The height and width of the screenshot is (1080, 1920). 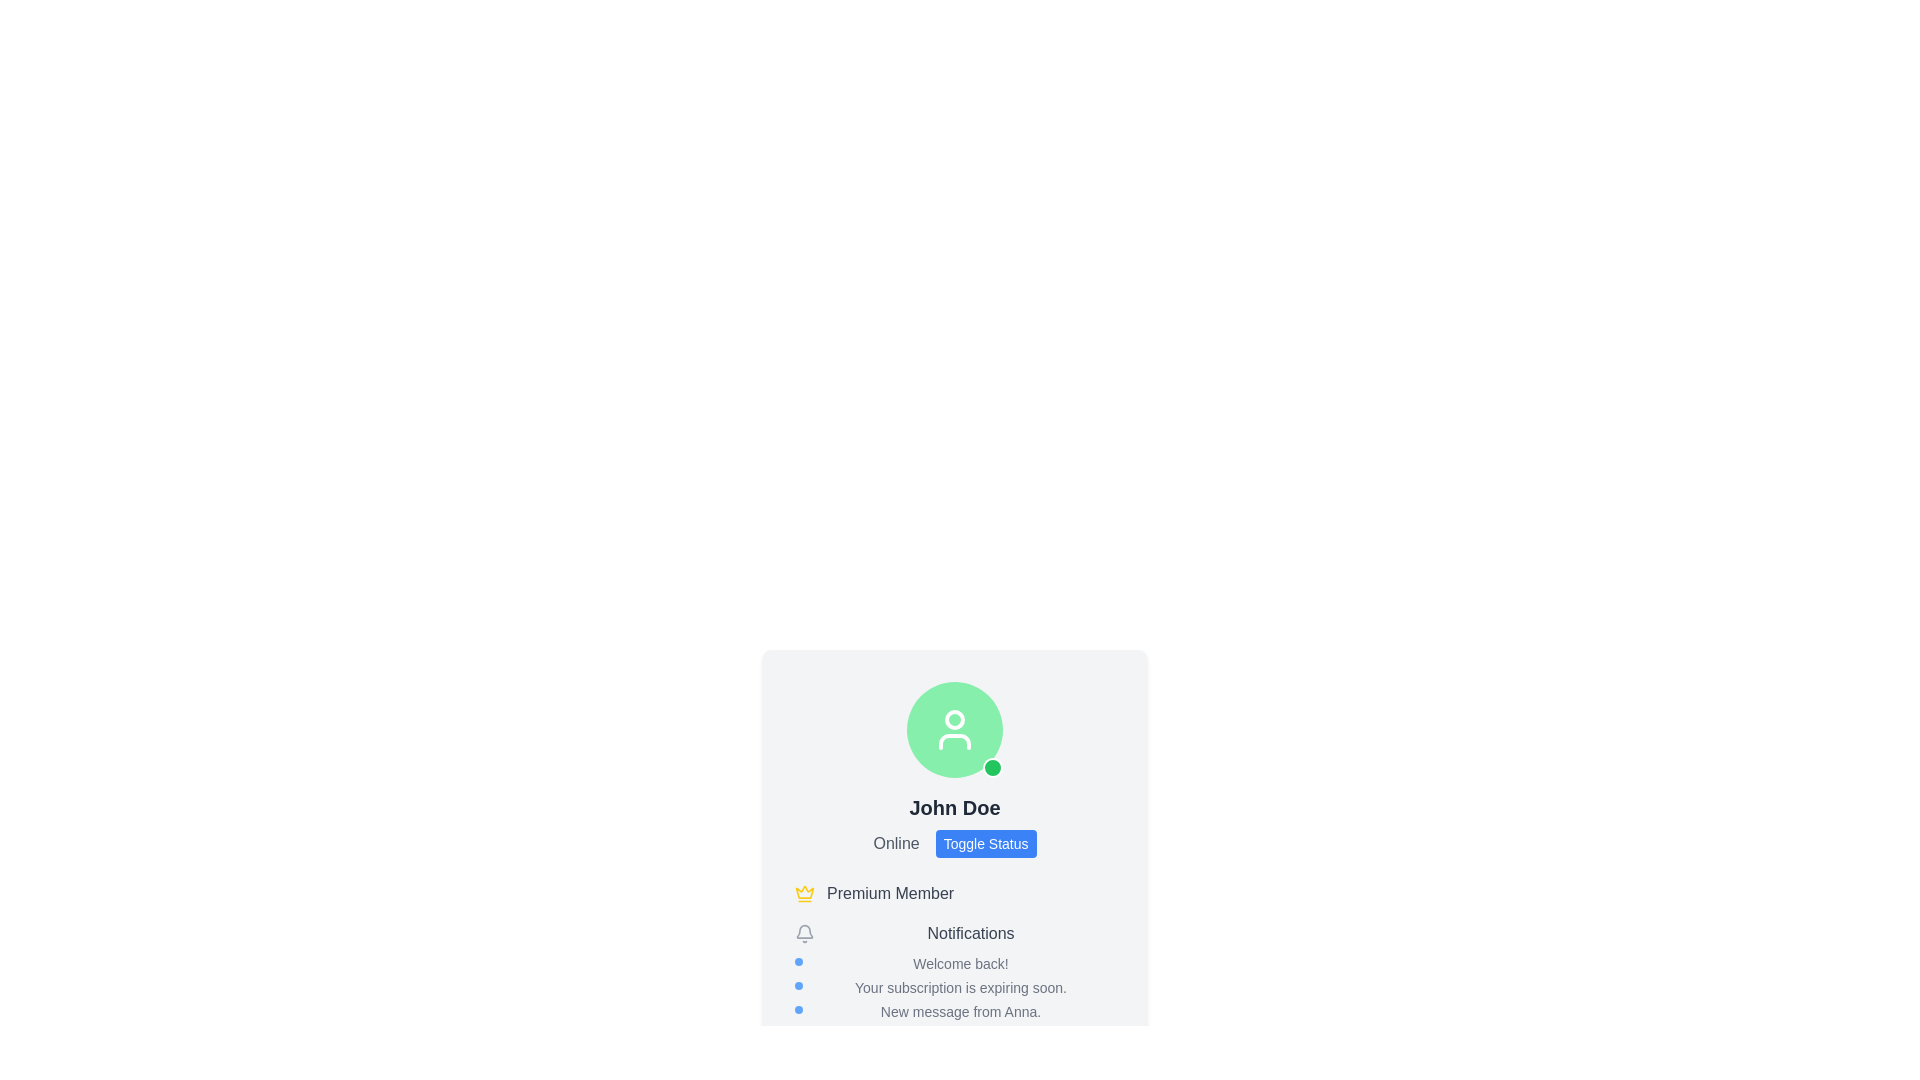 I want to click on the button located beneath the name 'John Doe' and to the right of the status label 'Online', so click(x=954, y=844).